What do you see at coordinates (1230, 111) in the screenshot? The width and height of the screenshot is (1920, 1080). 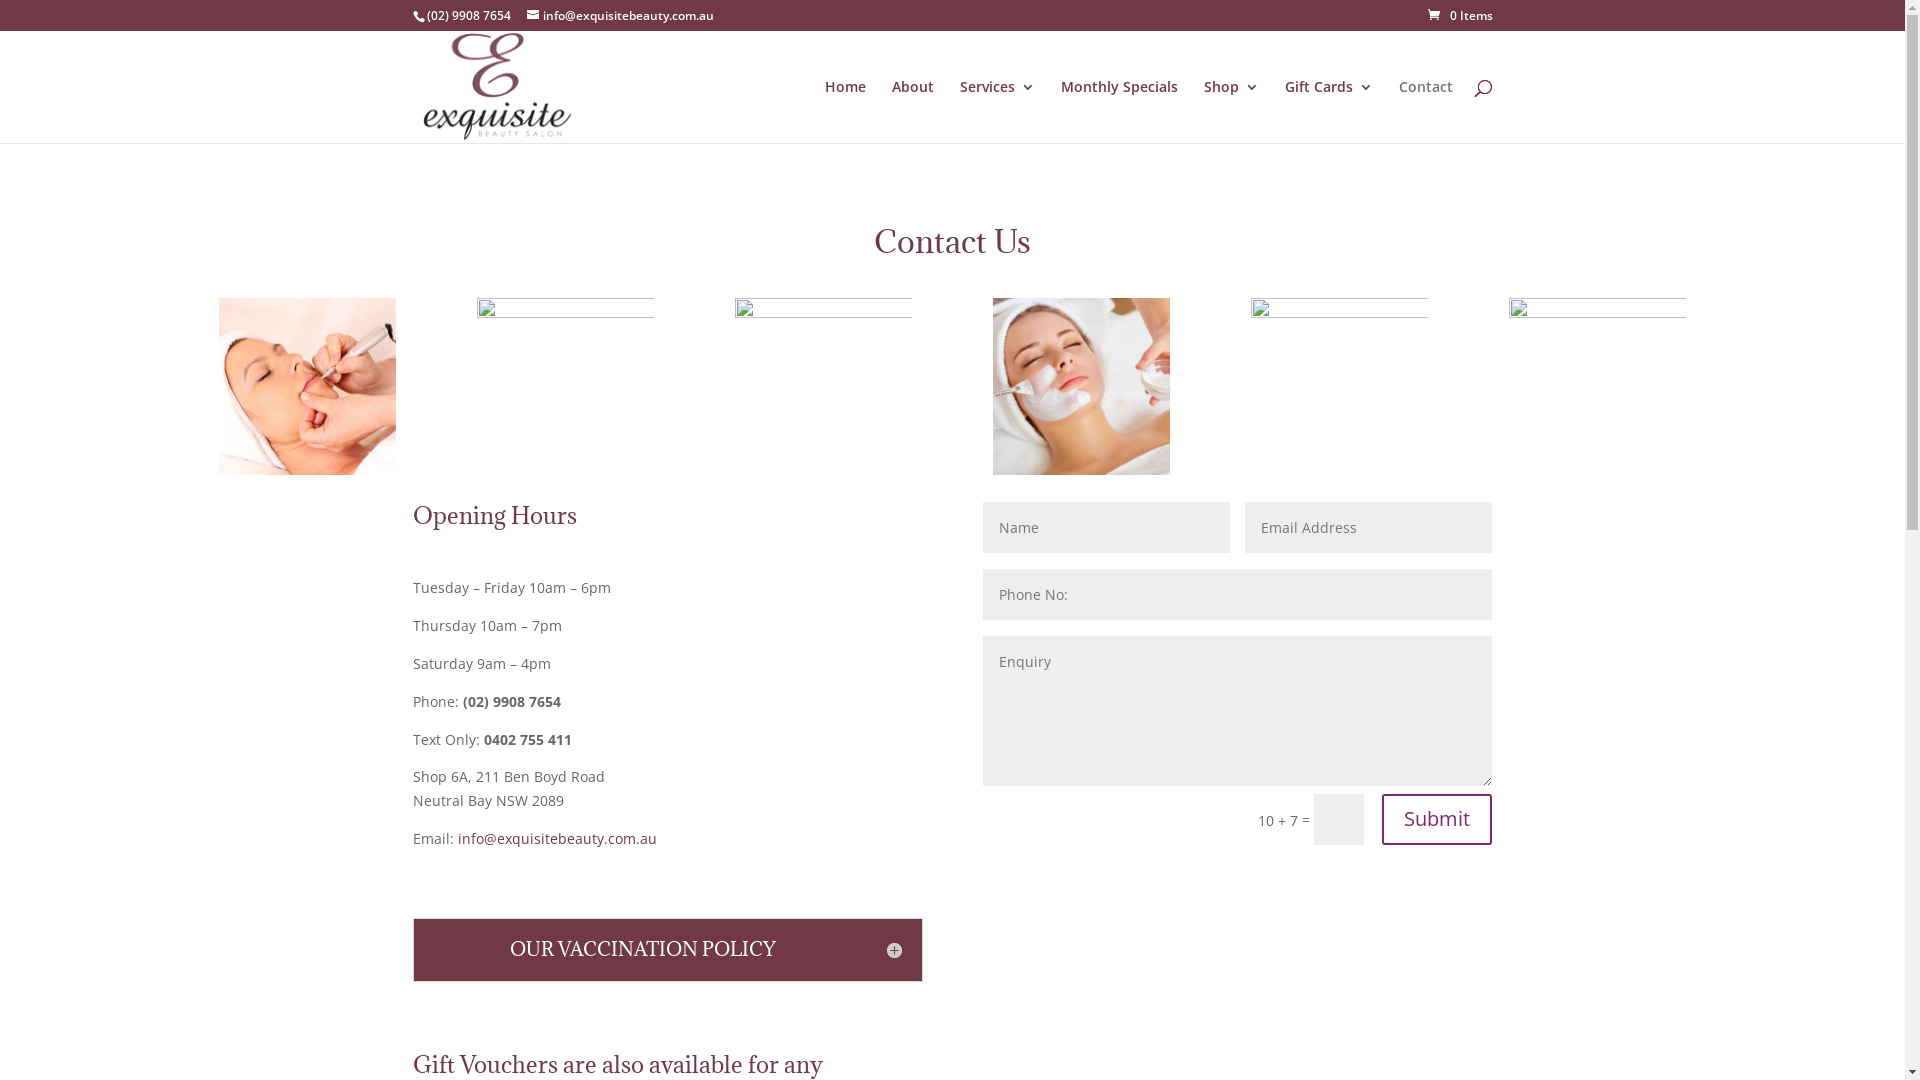 I see `'Shop'` at bounding box center [1230, 111].